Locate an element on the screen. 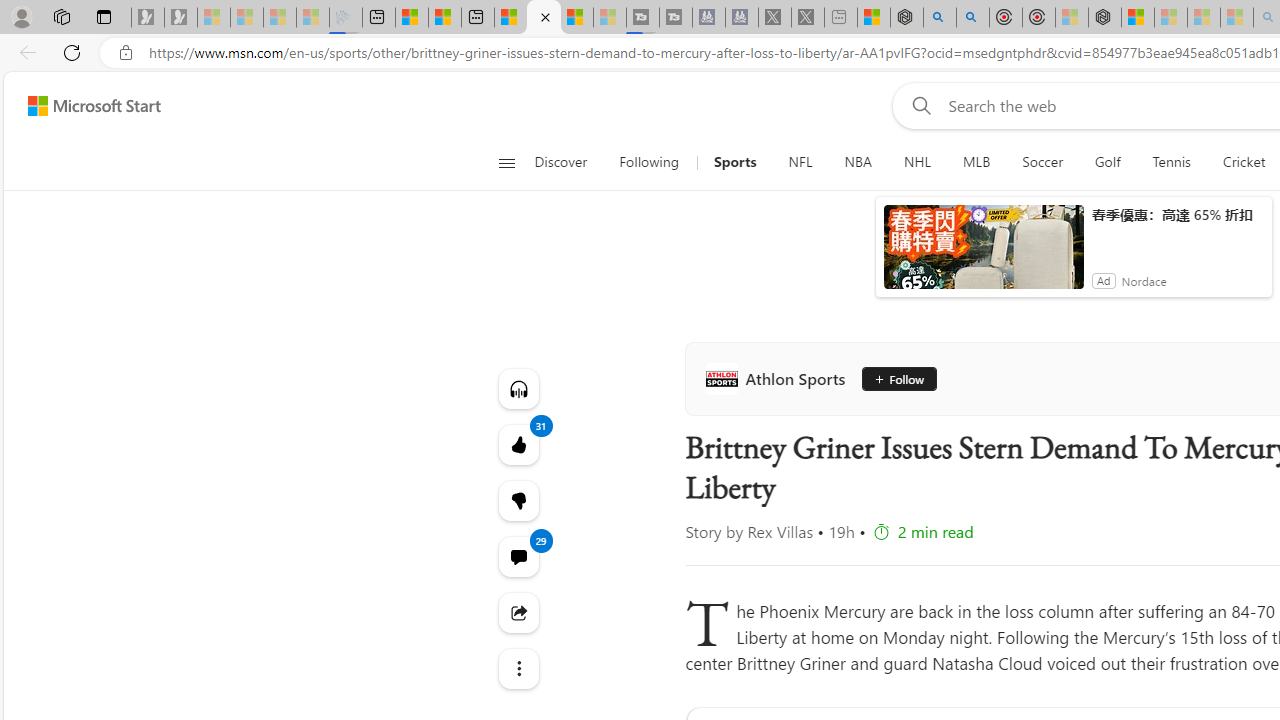  'Back' is located at coordinates (24, 51).